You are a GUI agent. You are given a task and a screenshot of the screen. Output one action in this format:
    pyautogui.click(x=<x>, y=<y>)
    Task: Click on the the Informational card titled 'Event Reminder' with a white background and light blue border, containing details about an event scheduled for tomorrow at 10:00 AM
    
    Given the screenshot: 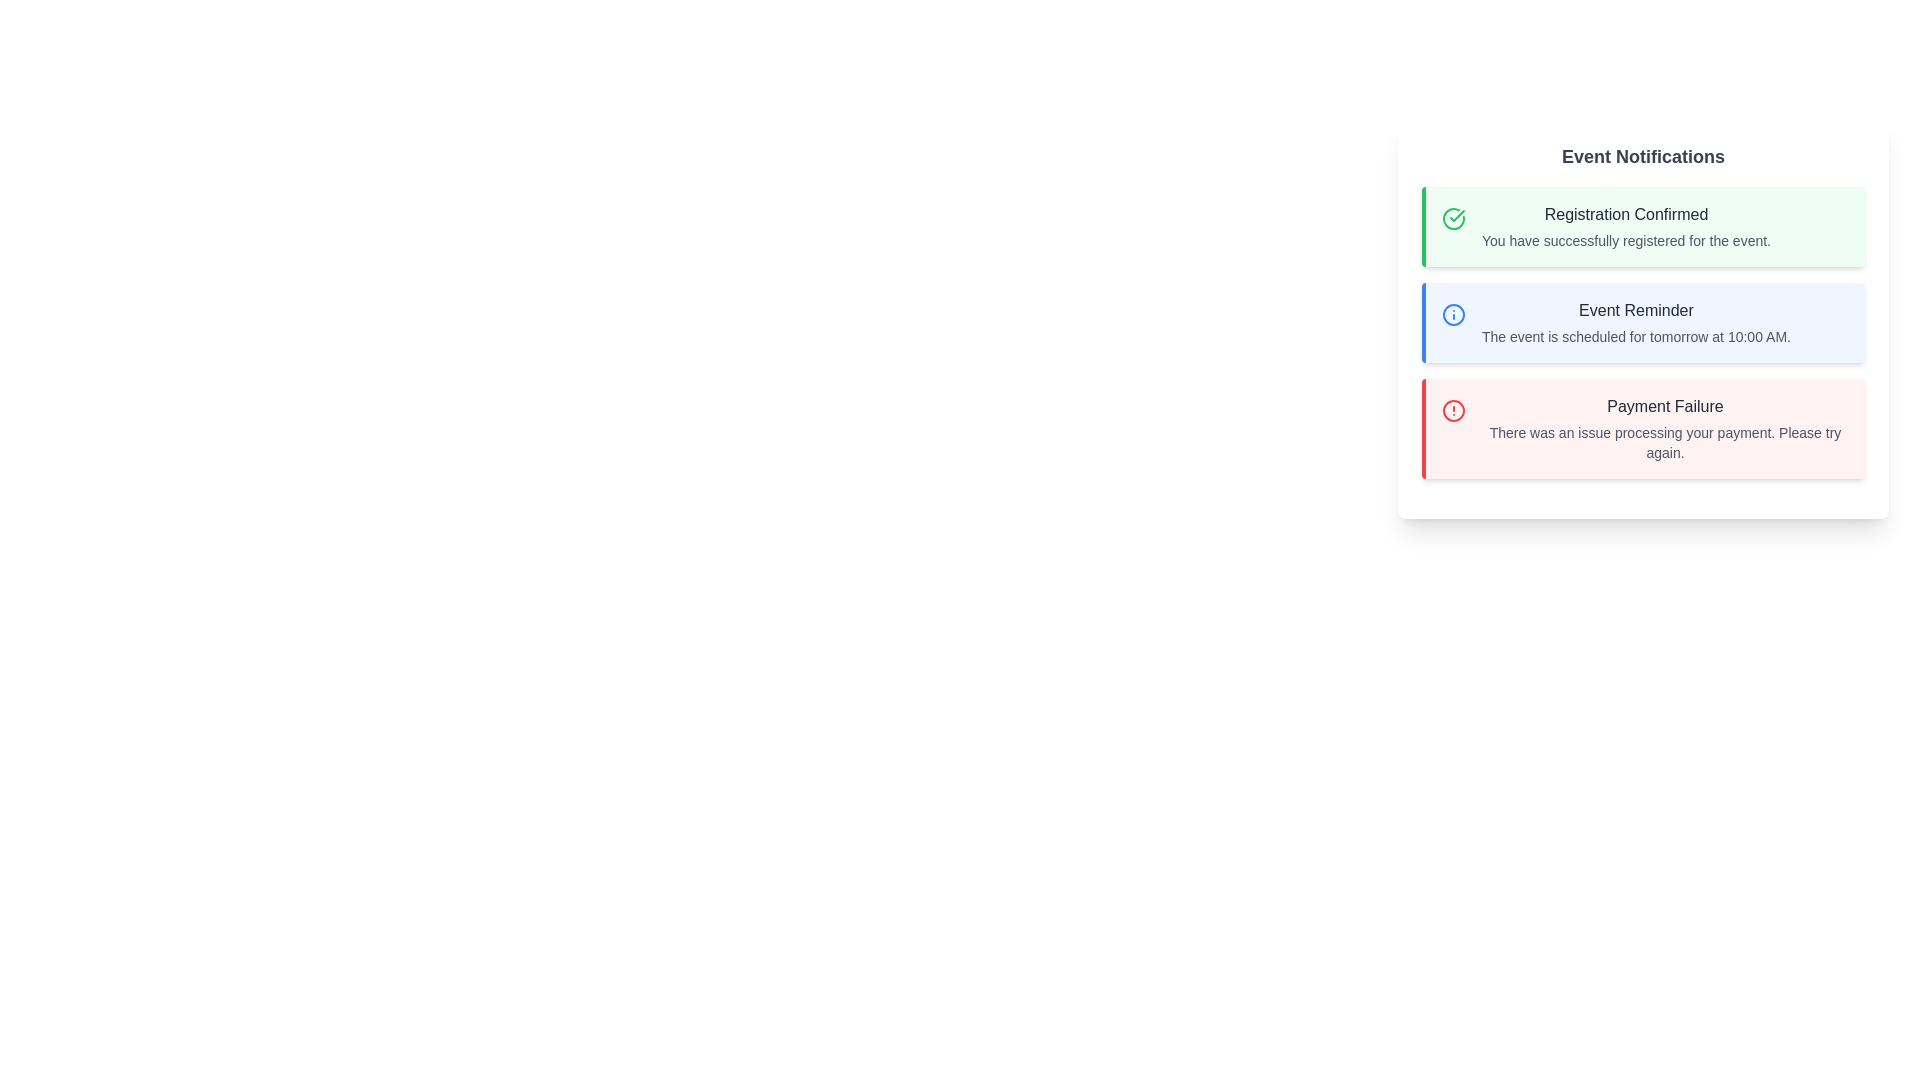 What is the action you would take?
    pyautogui.click(x=1643, y=318)
    